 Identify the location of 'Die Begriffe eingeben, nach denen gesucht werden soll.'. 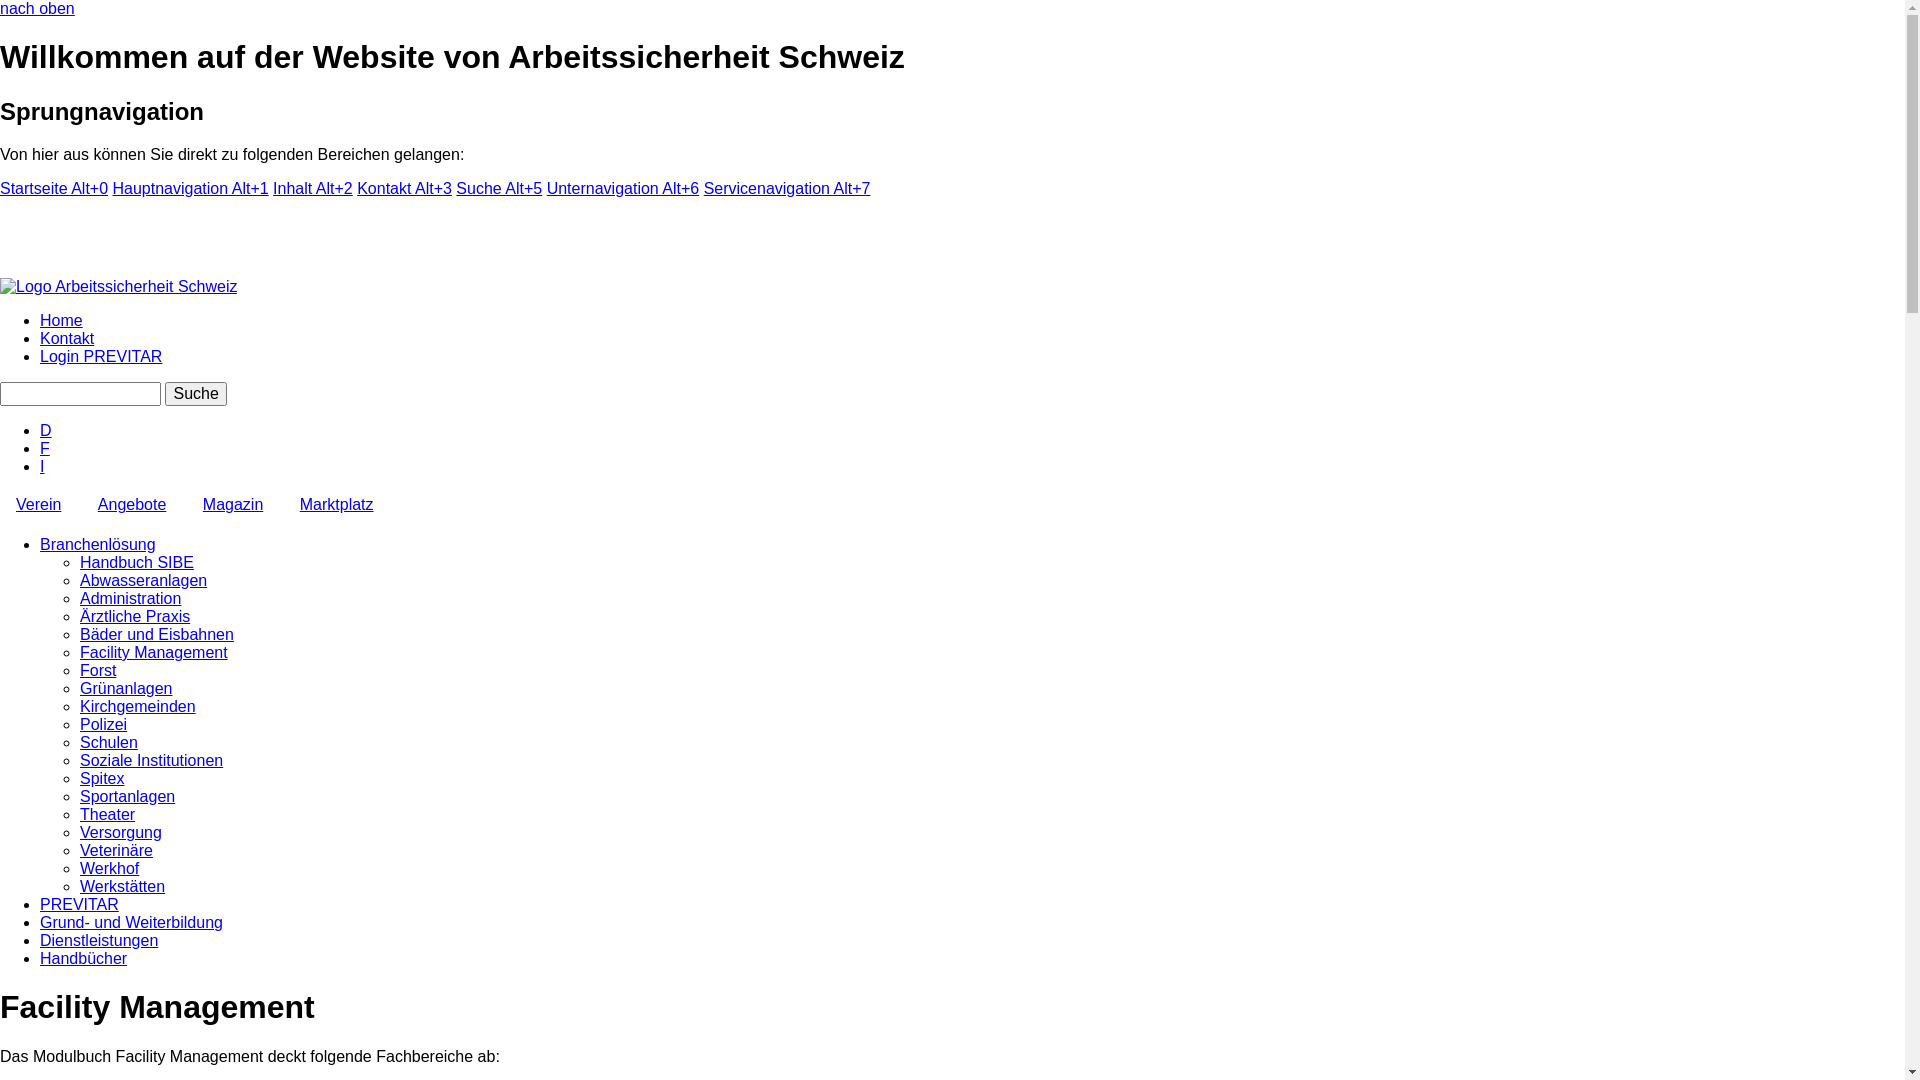
(80, 393).